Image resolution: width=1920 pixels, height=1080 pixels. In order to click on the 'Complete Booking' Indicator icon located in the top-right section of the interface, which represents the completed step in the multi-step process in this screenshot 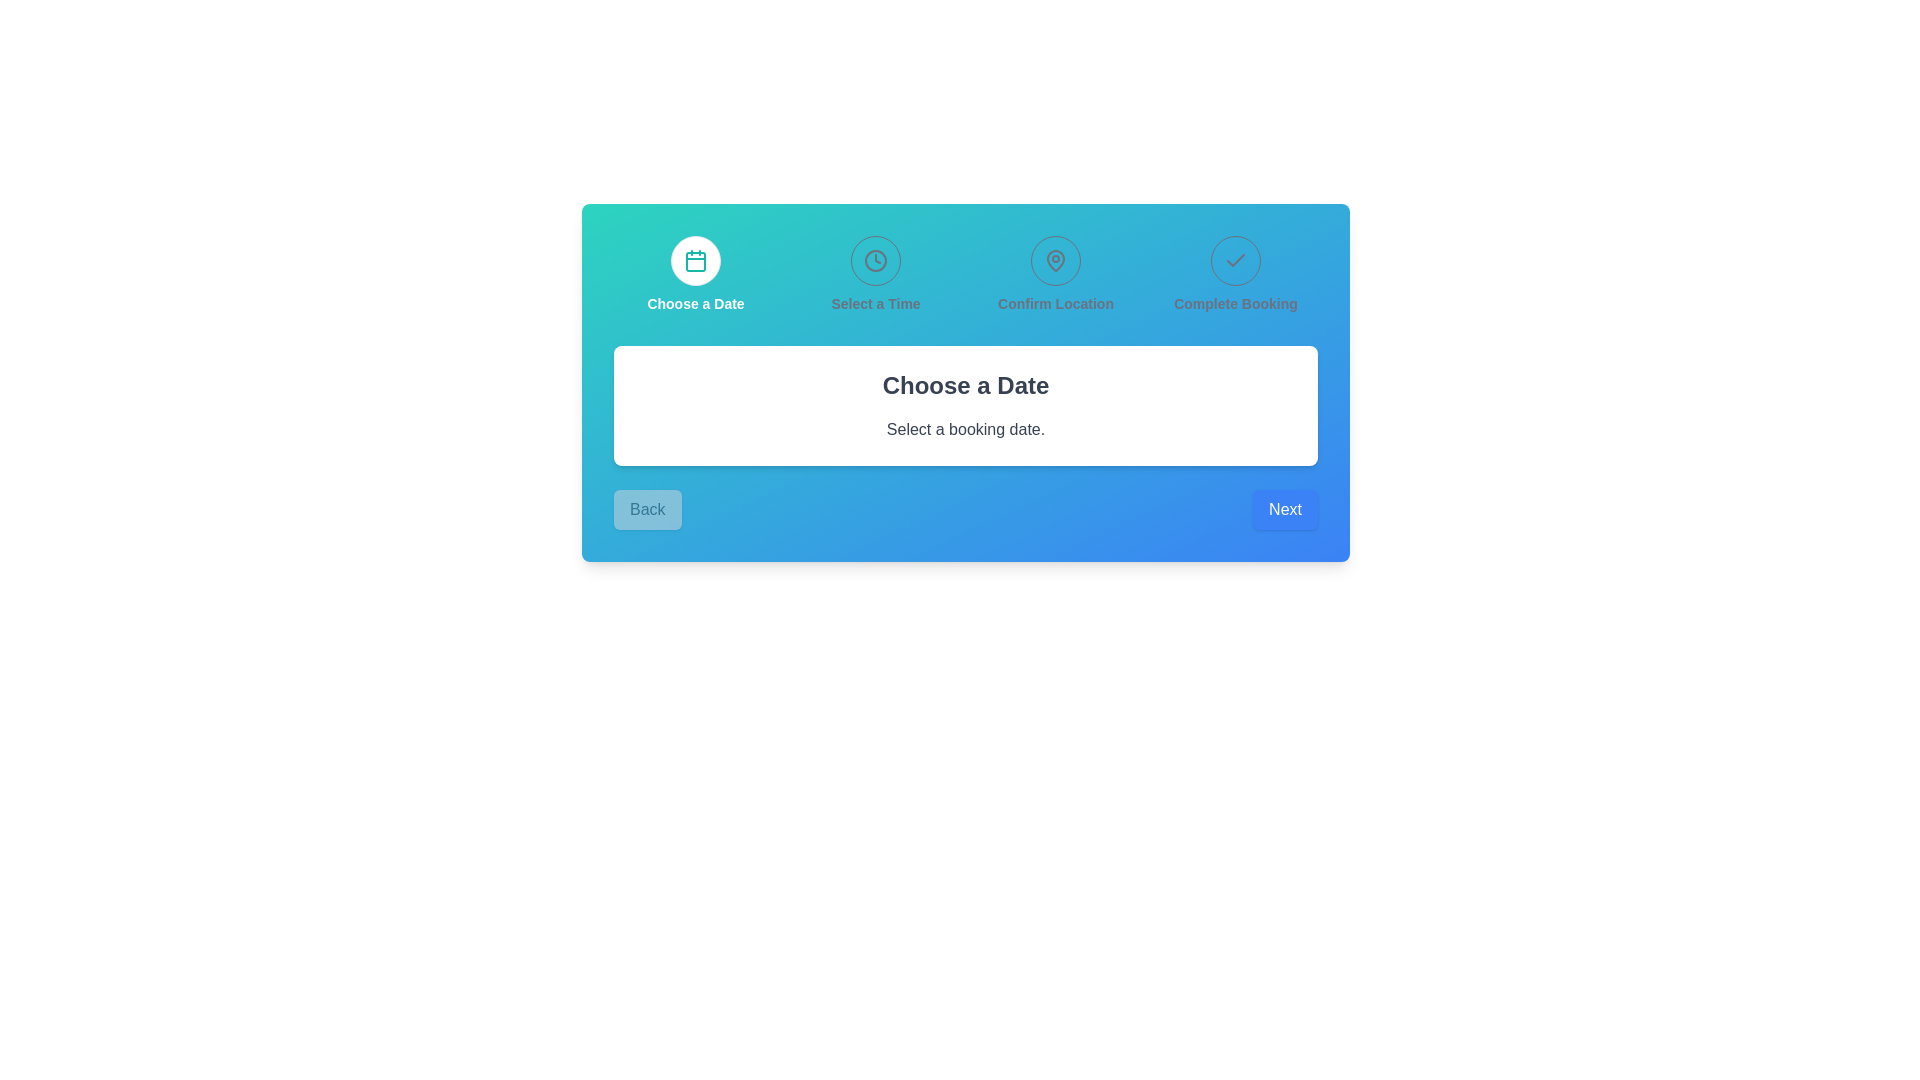, I will do `click(1235, 260)`.